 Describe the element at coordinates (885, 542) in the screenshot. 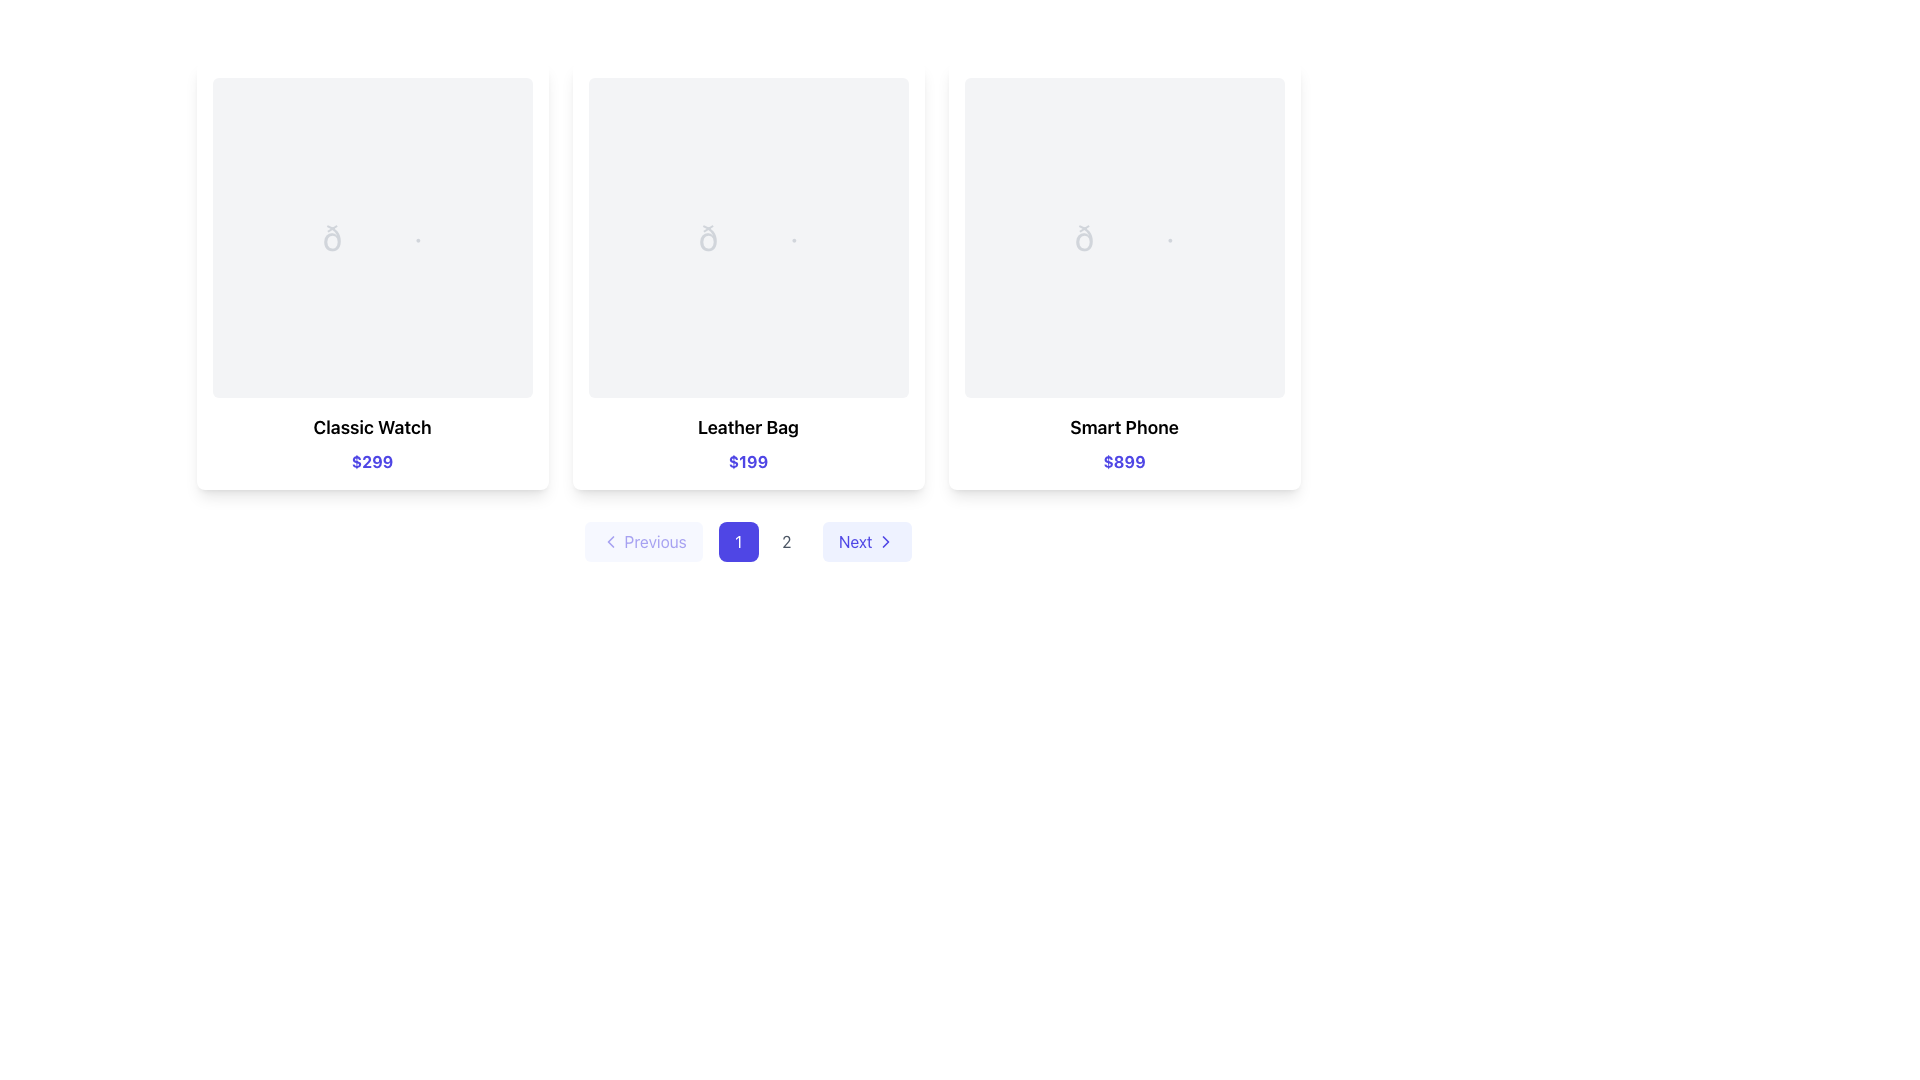

I see `the right-pointing chevron icon that is part of the 'Next' button group in the pagination section below the grid layout of items` at that location.